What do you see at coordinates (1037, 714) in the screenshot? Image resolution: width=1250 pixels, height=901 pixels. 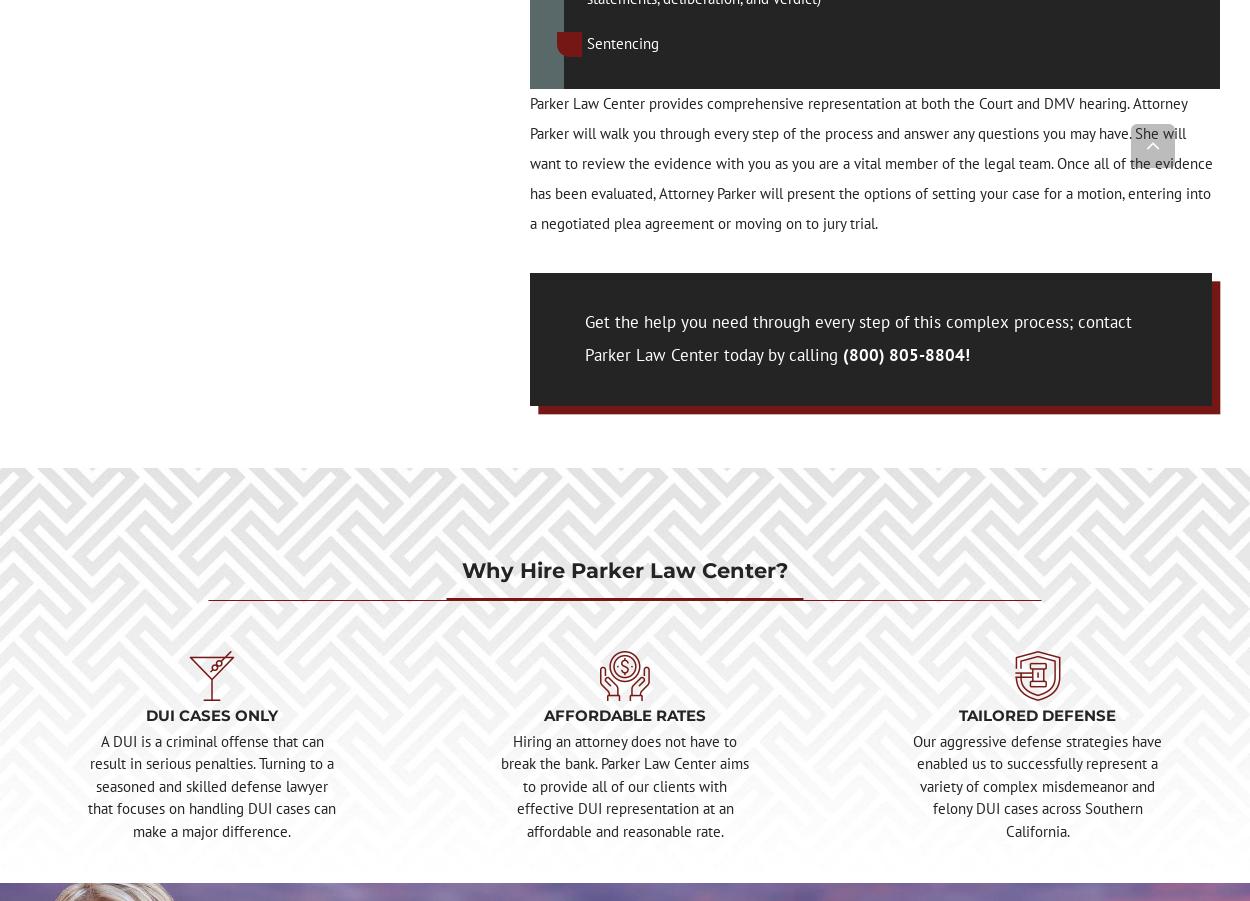 I see `'TAILORED DEFENSE'` at bounding box center [1037, 714].